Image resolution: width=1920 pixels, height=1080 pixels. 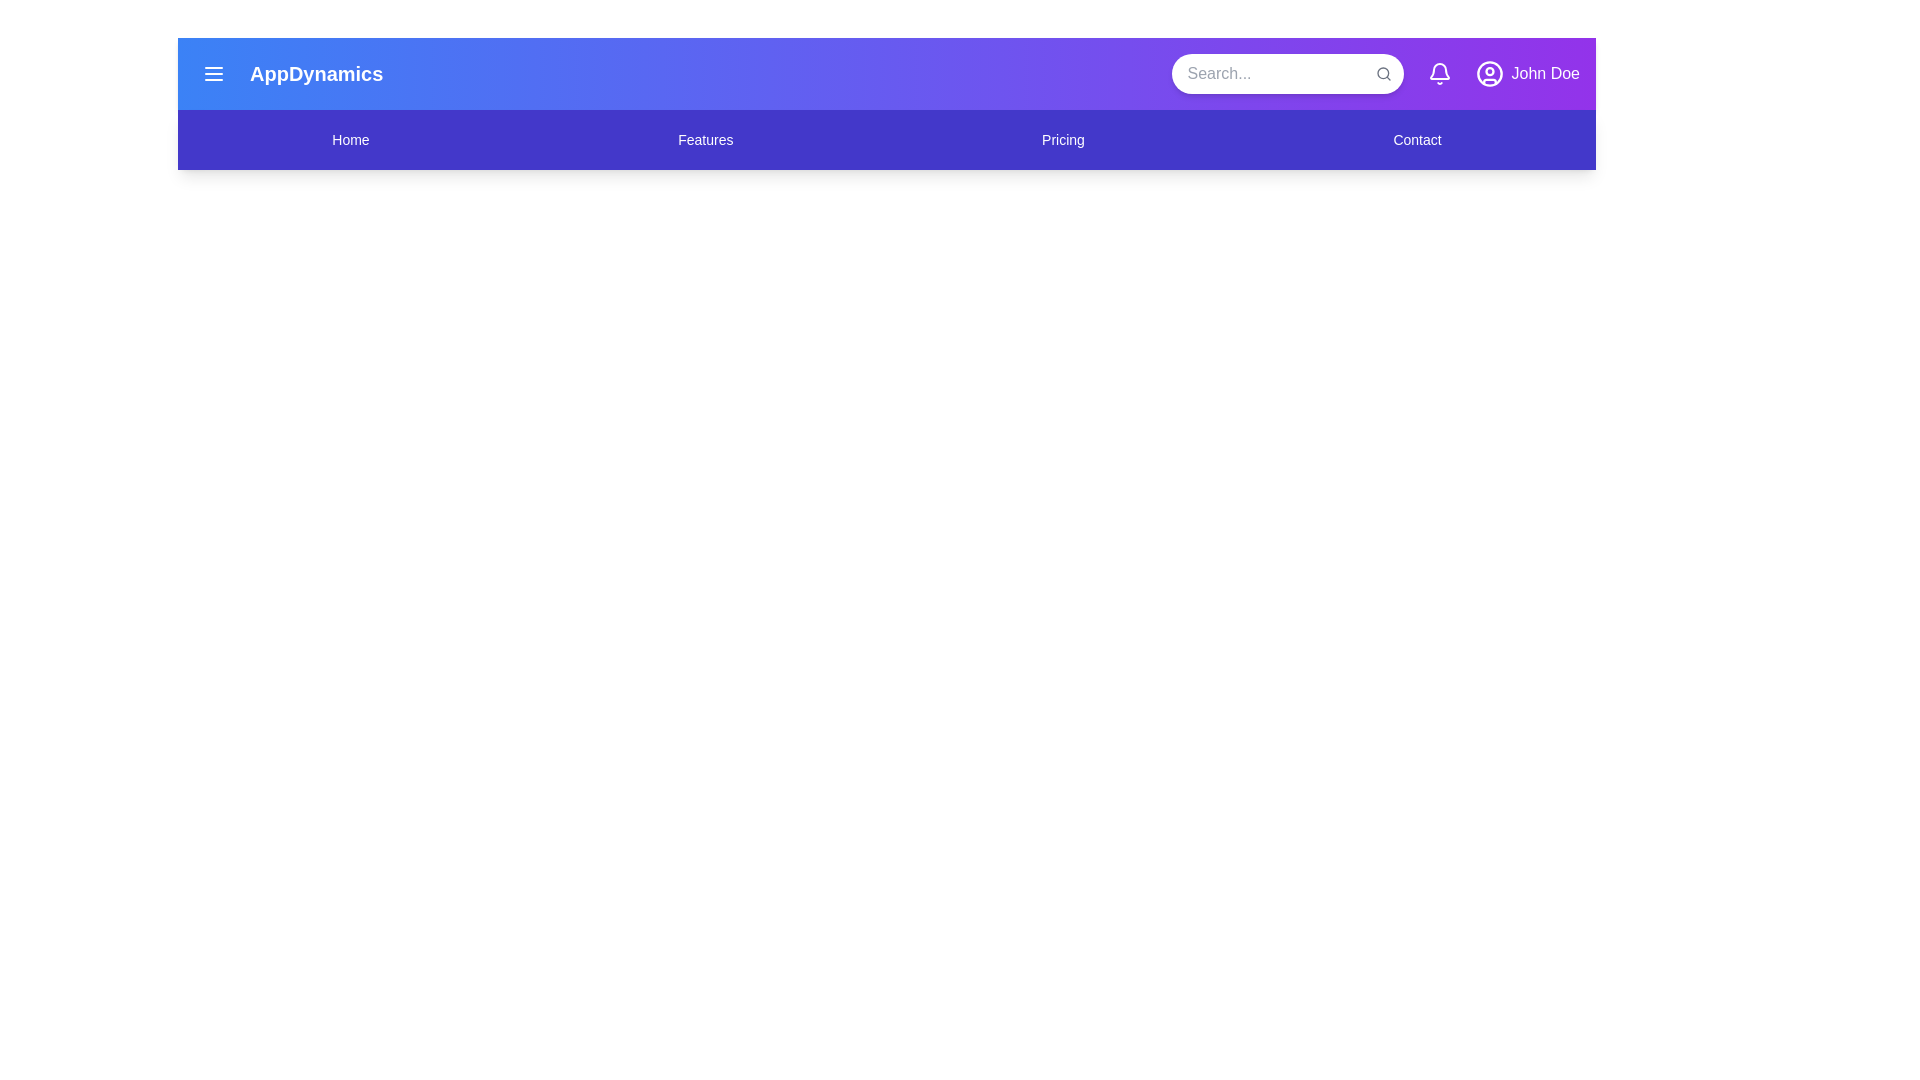 What do you see at coordinates (705, 138) in the screenshot?
I see `the navigation link labeled Features` at bounding box center [705, 138].